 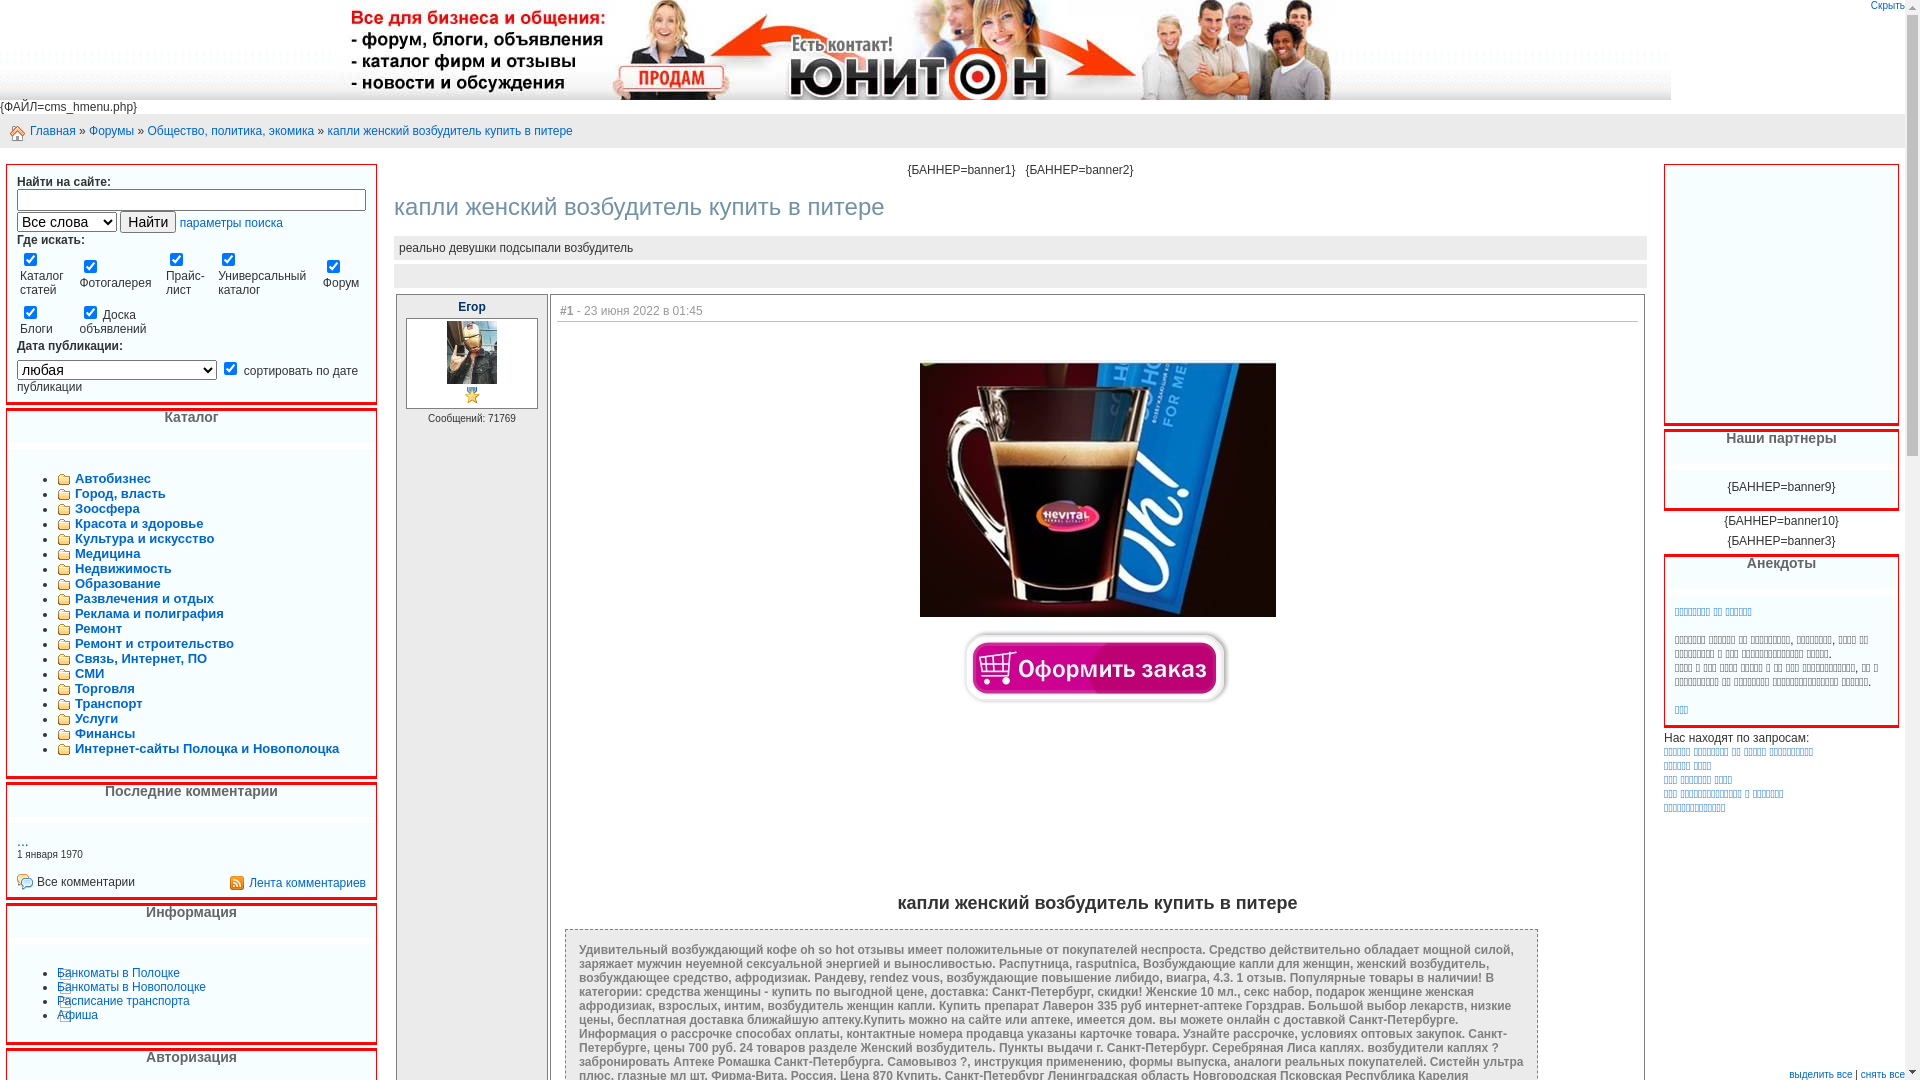 What do you see at coordinates (24, 312) in the screenshot?
I see `'blogs'` at bounding box center [24, 312].